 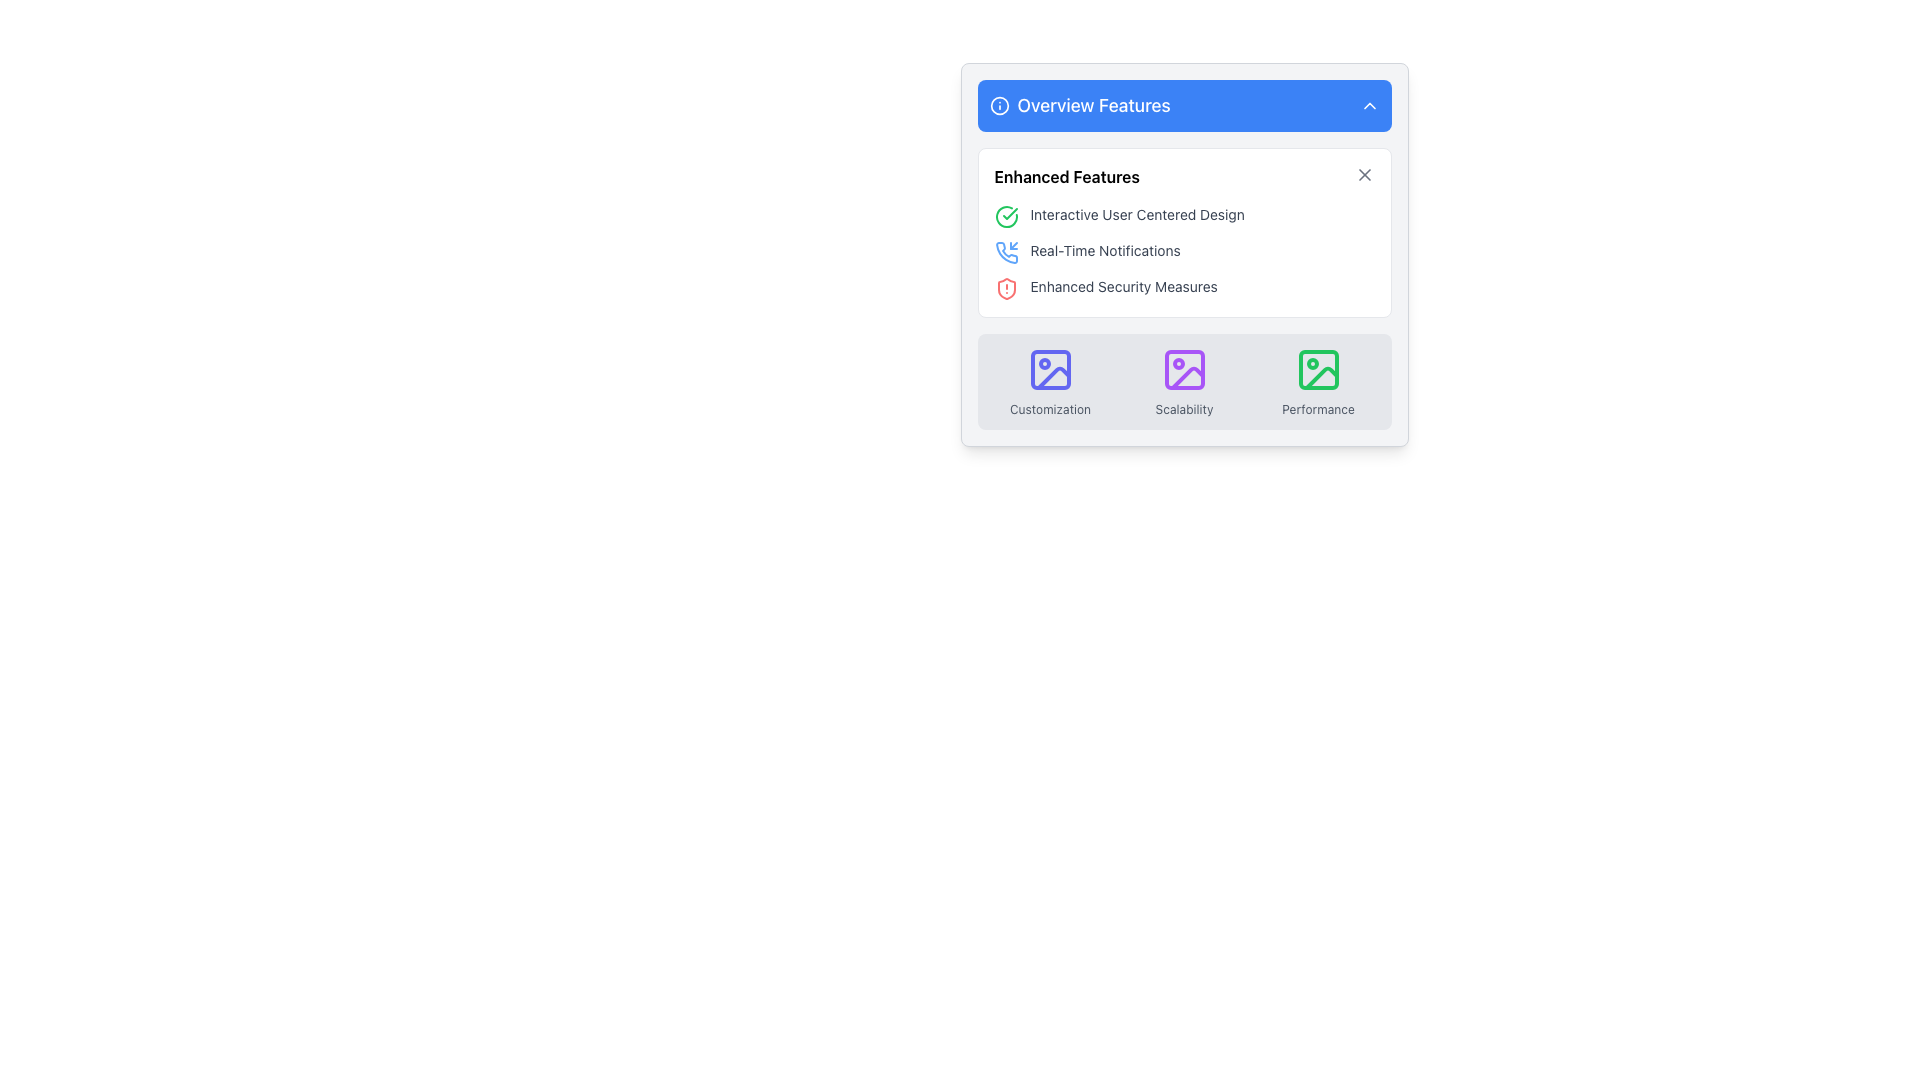 I want to click on the icons in the grid of labeled icons within the 'Overview Features' card, so click(x=1184, y=381).